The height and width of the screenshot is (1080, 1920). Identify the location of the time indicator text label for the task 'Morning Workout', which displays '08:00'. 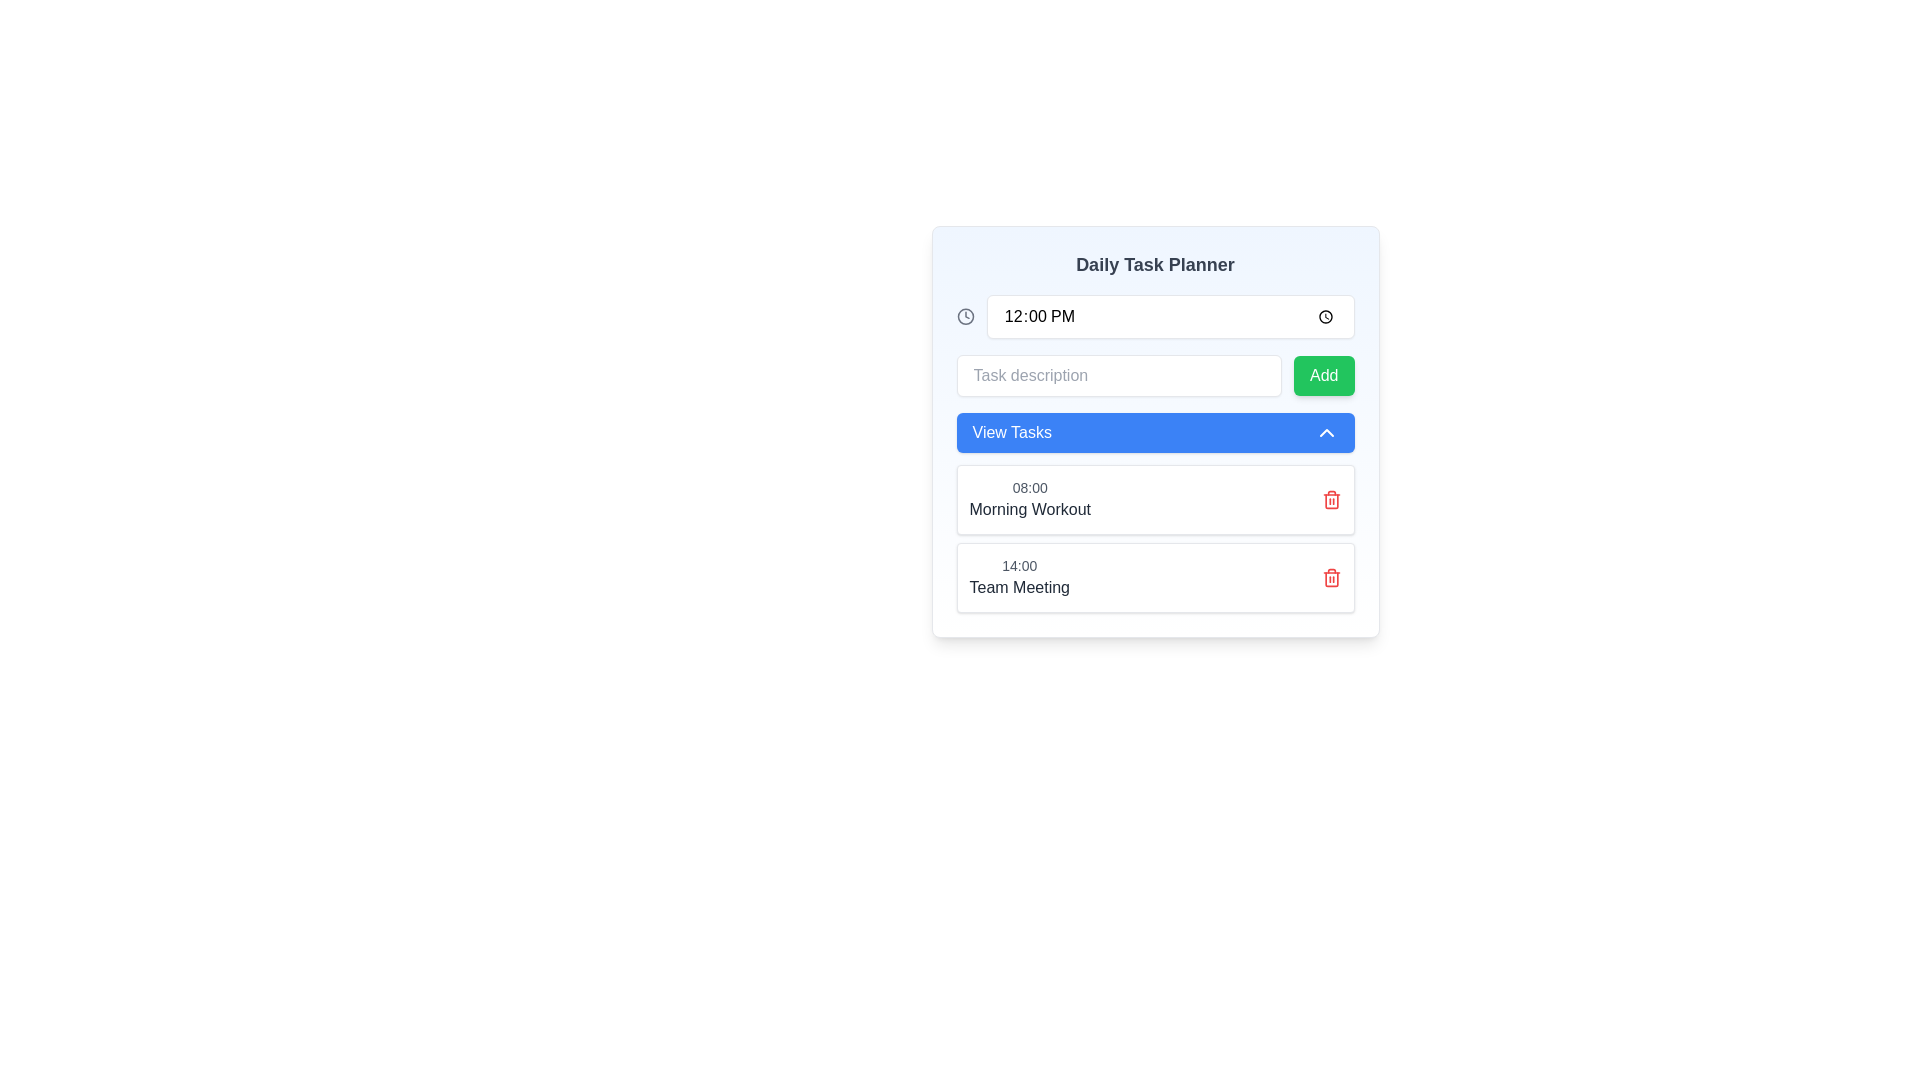
(1030, 488).